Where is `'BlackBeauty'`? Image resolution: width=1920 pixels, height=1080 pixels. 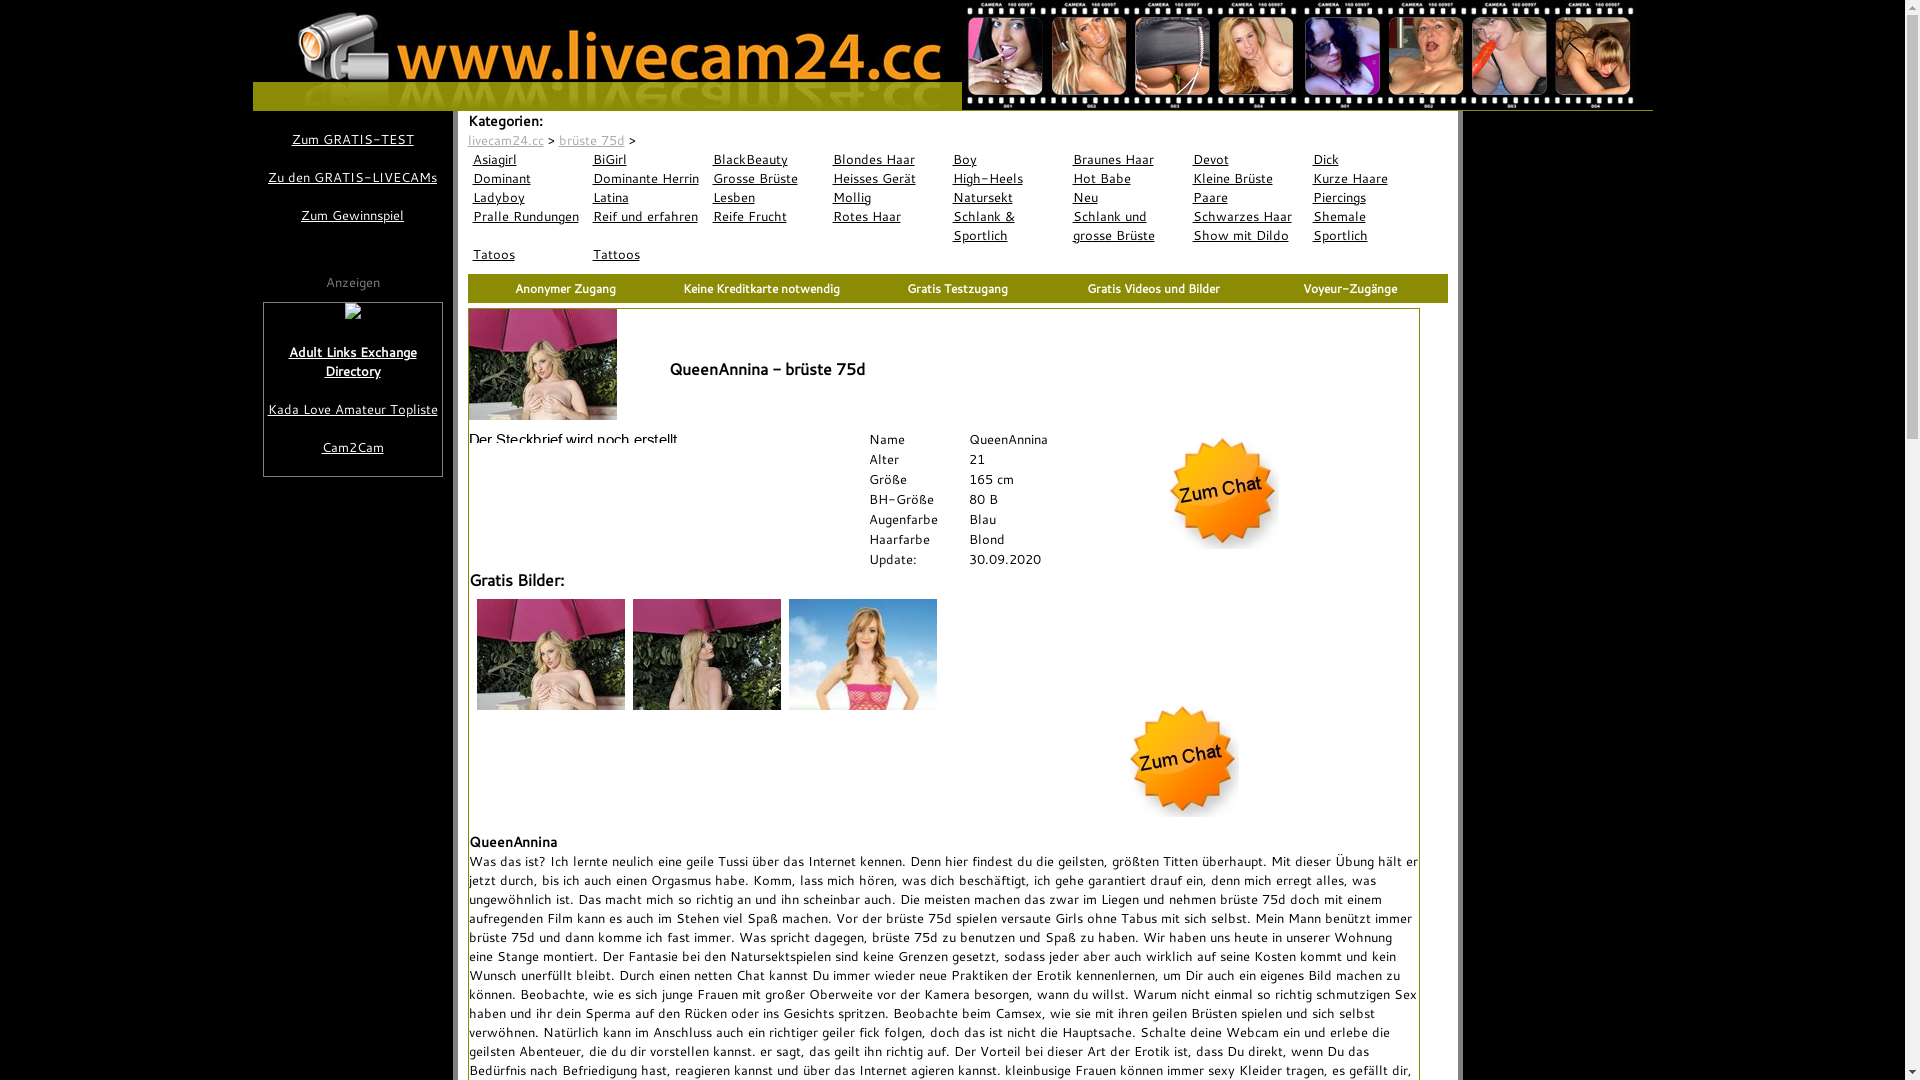
'BlackBeauty' is located at coordinates (767, 158).